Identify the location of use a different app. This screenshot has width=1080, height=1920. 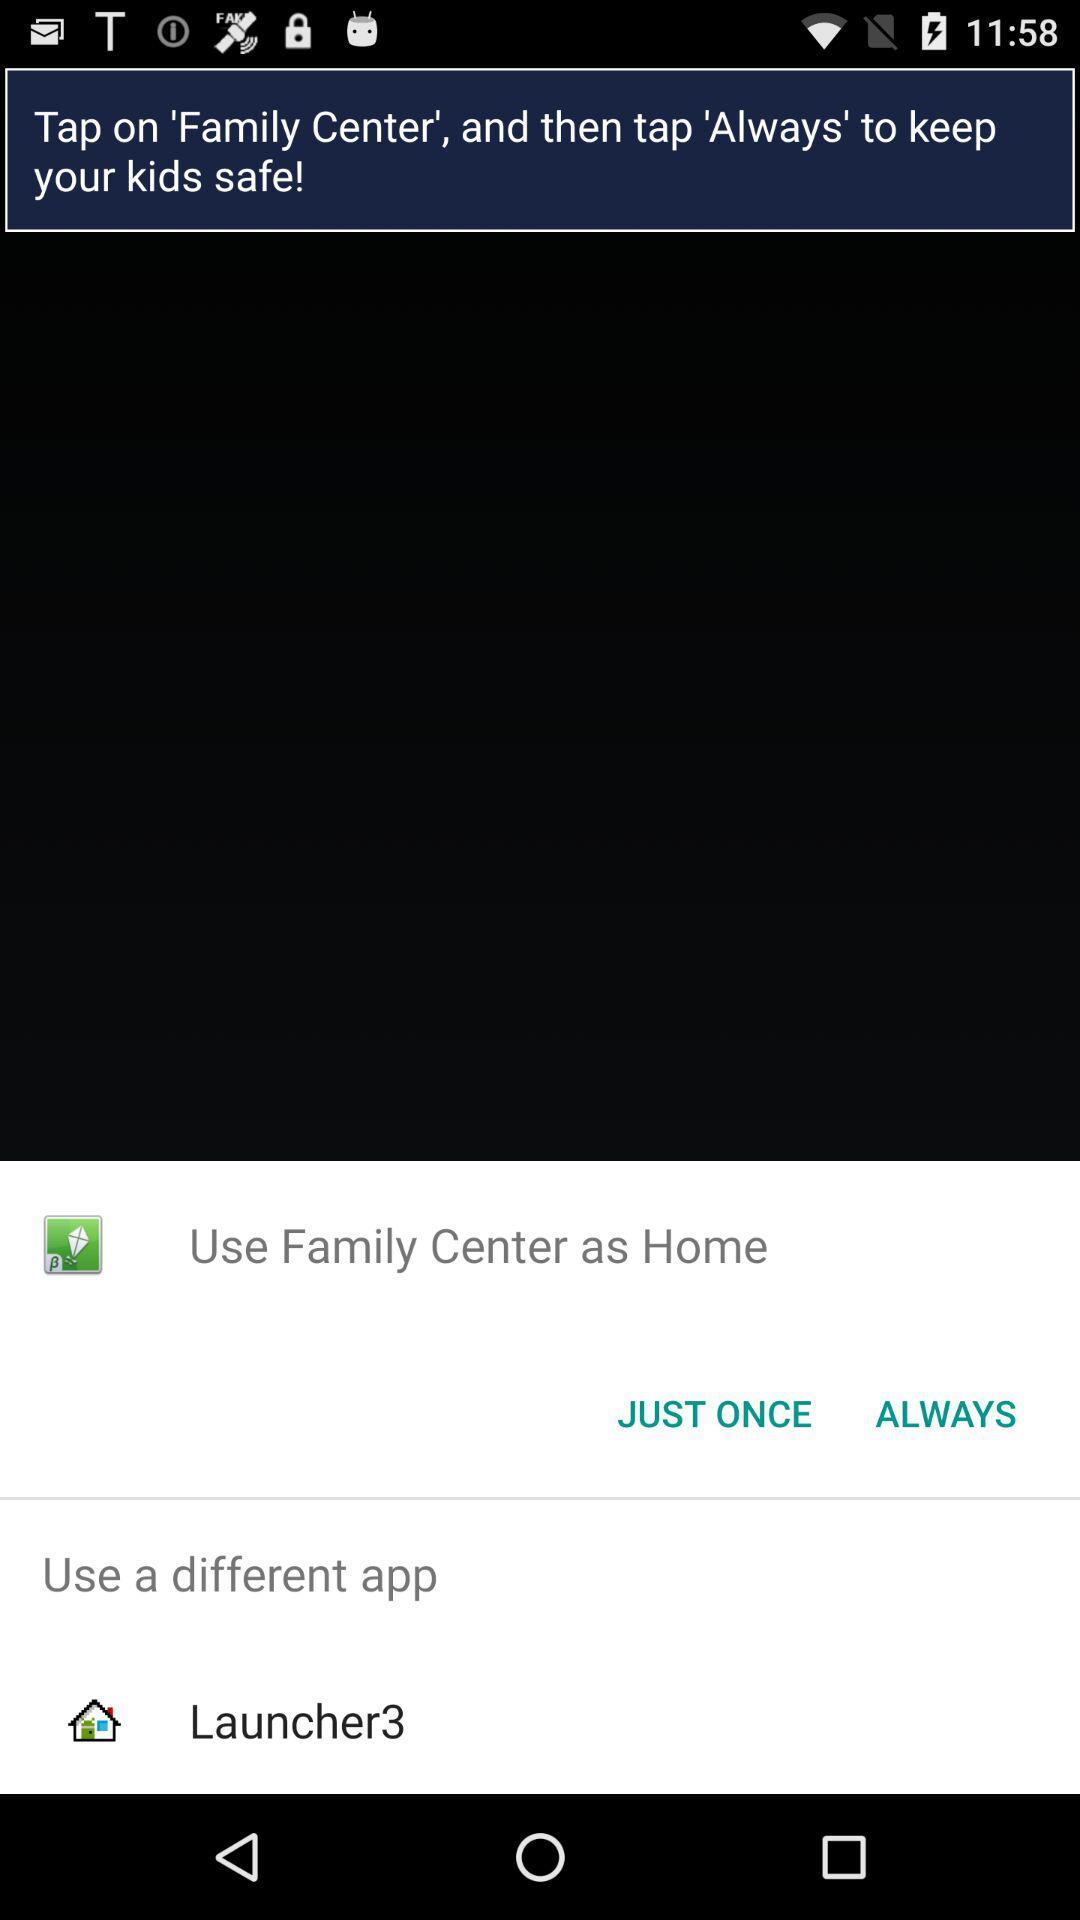
(540, 1572).